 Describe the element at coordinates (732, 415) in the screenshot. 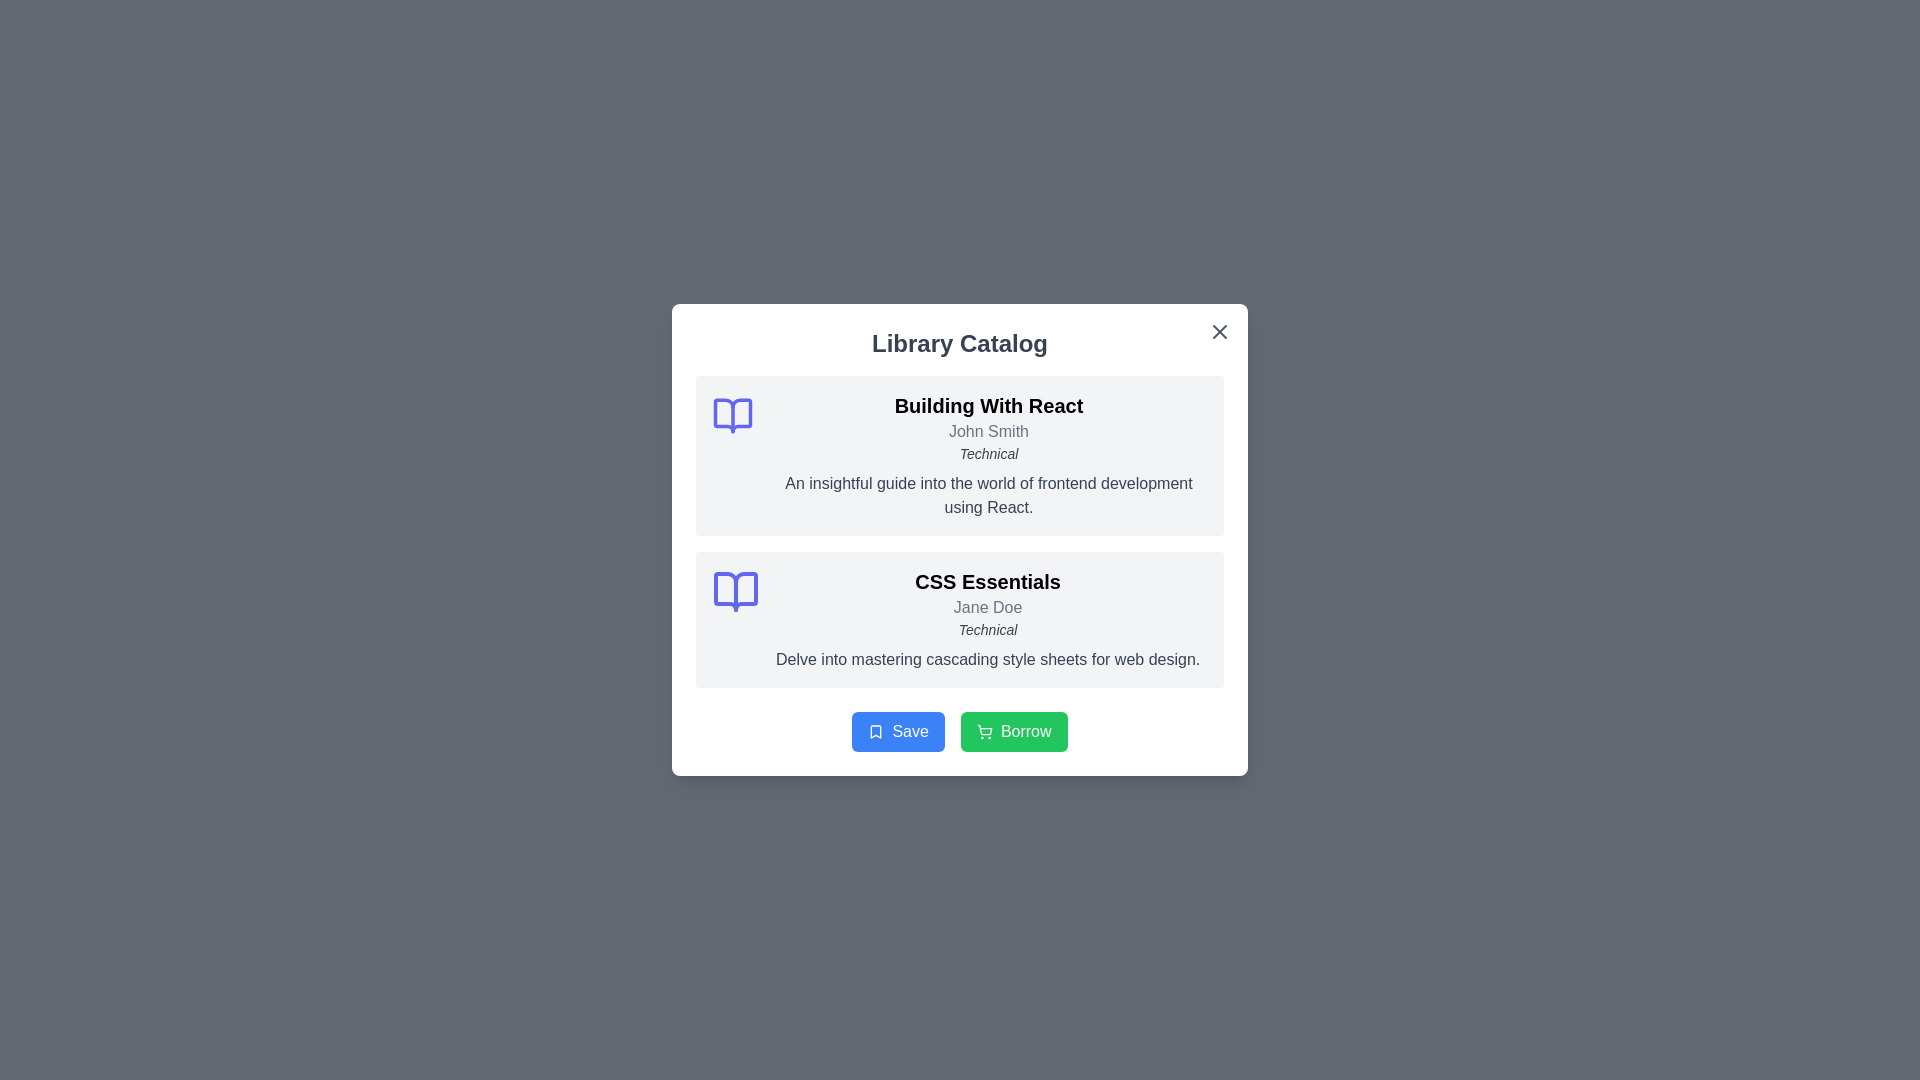

I see `the left-most icon in the first book entry box labeled 'Building With React' within the Library Catalog modal` at that location.